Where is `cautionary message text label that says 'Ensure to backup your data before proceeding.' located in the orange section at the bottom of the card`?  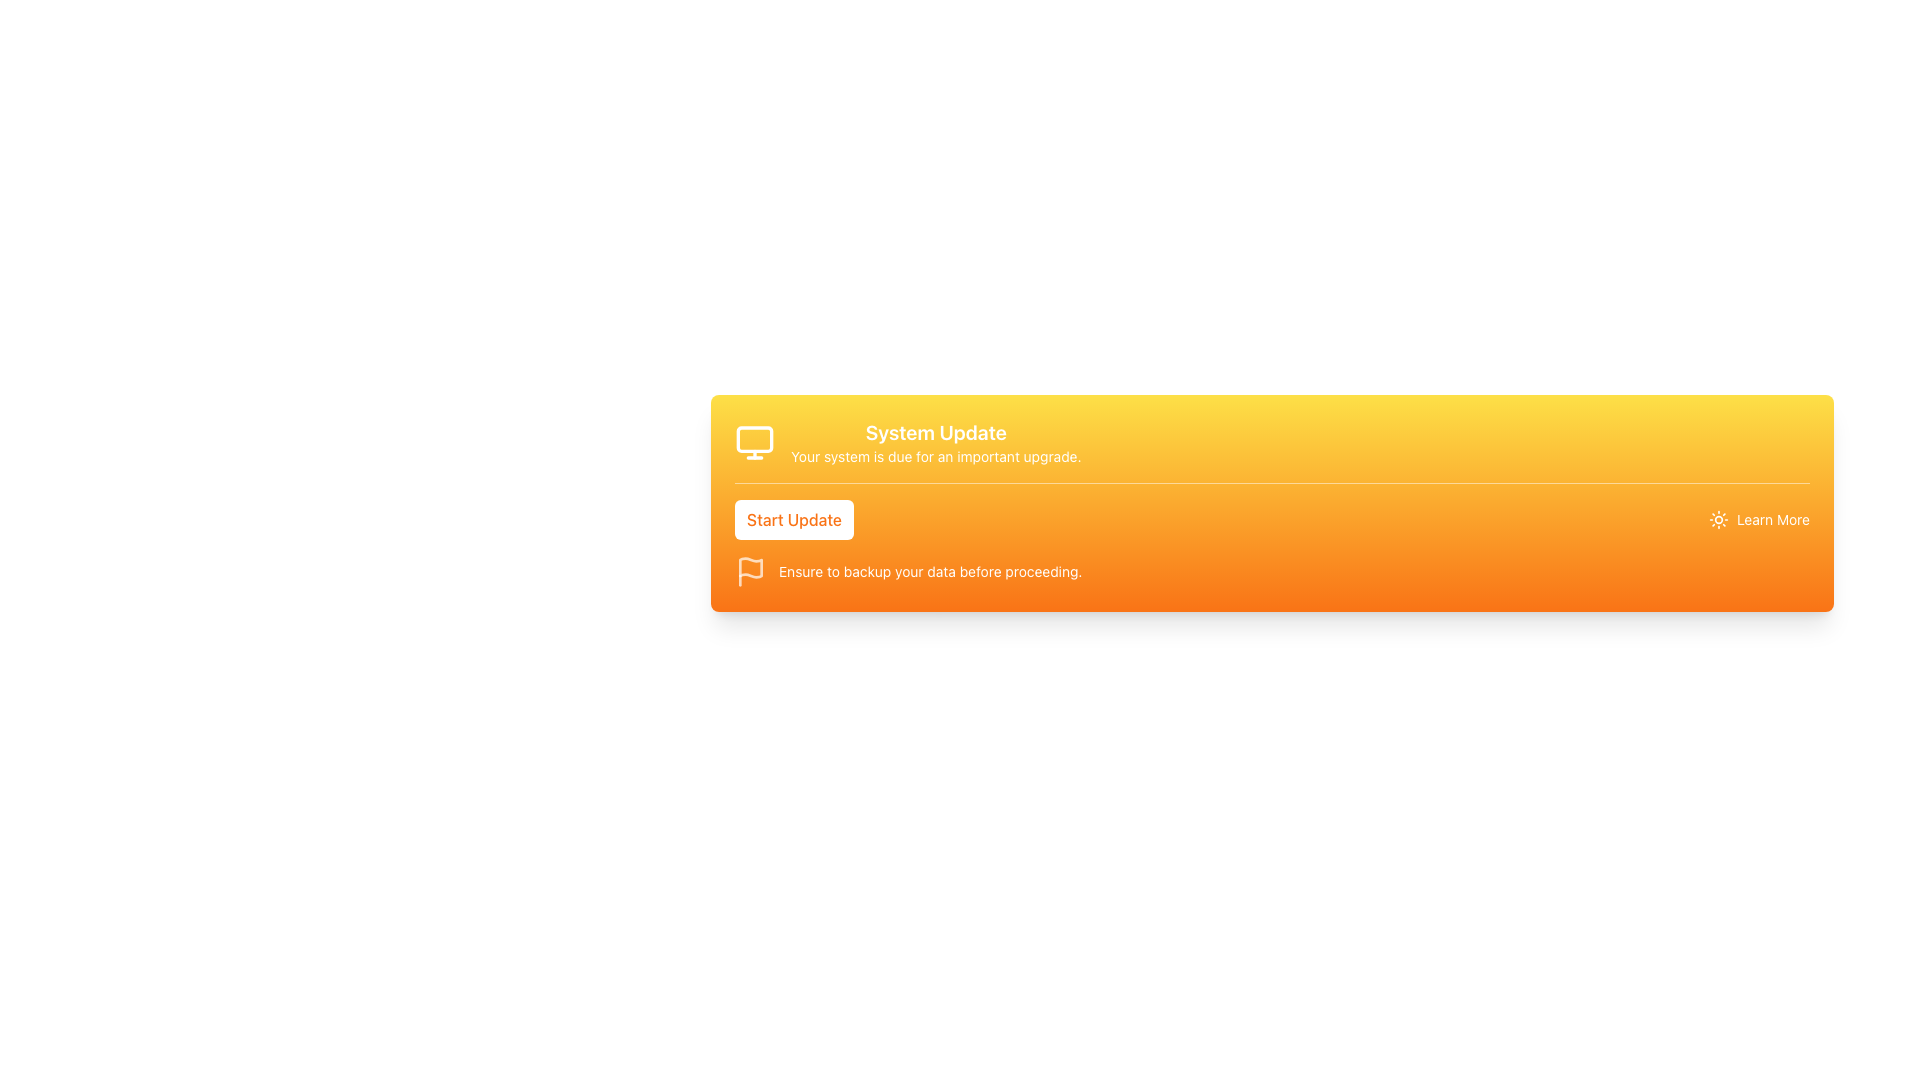
cautionary message text label that says 'Ensure to backup your data before proceeding.' located in the orange section at the bottom of the card is located at coordinates (929, 571).